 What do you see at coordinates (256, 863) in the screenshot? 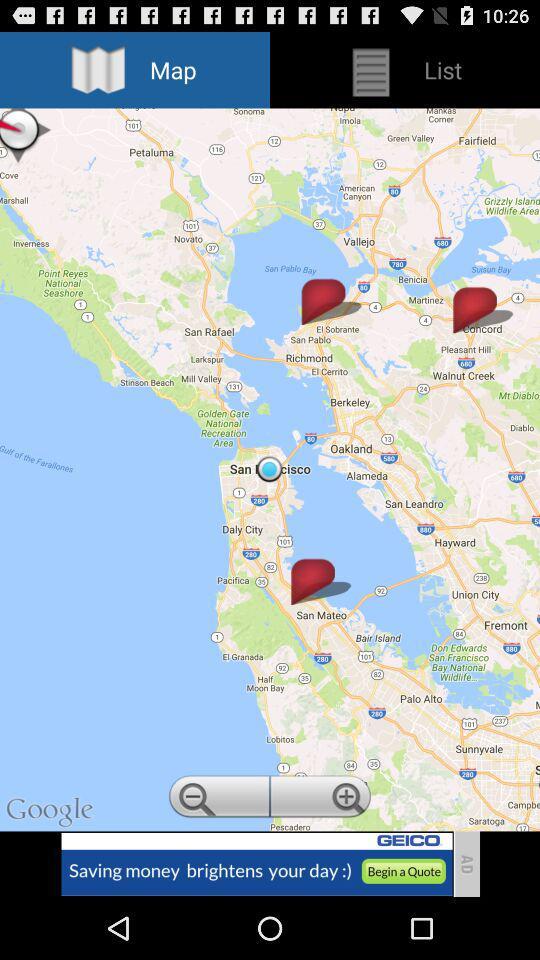
I see `visit advertiser` at bounding box center [256, 863].